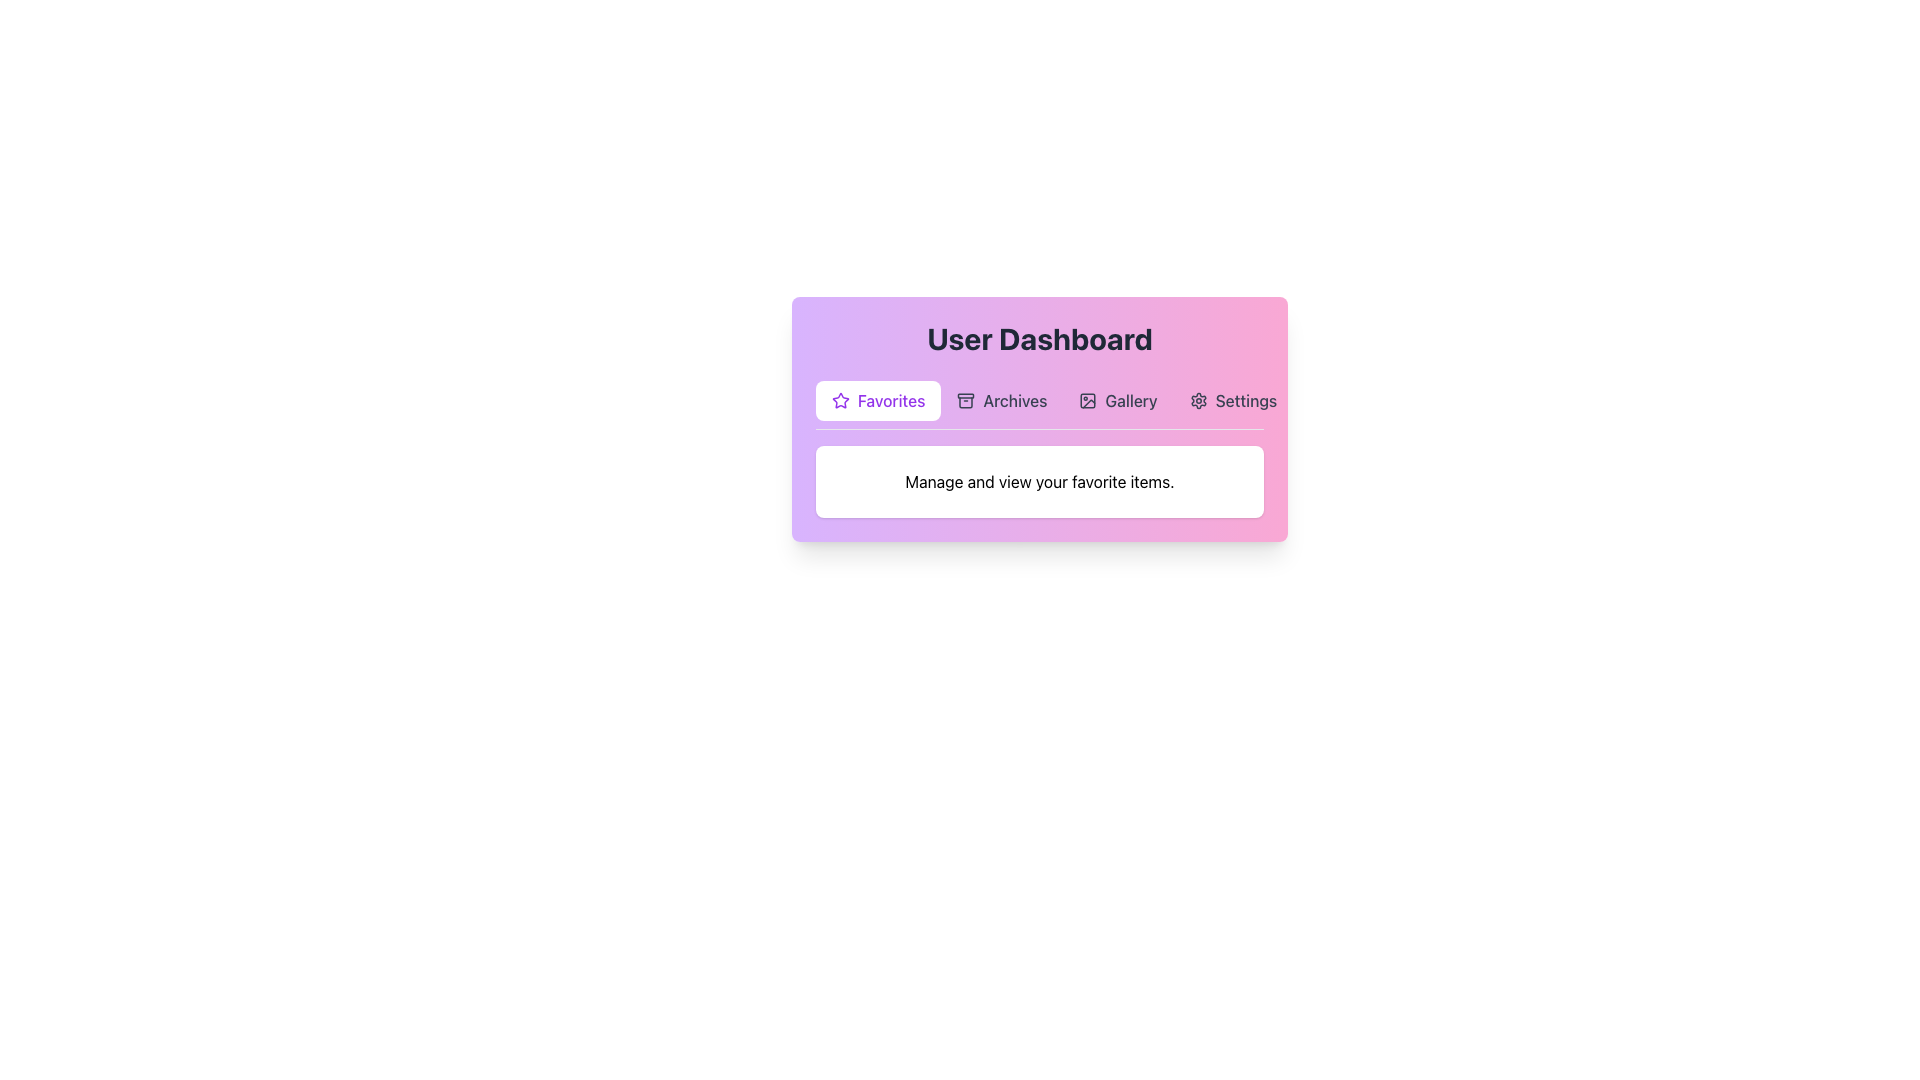 This screenshot has height=1080, width=1920. I want to click on the 'Settings' icon located at the top-right of the dashboard, so click(1198, 401).